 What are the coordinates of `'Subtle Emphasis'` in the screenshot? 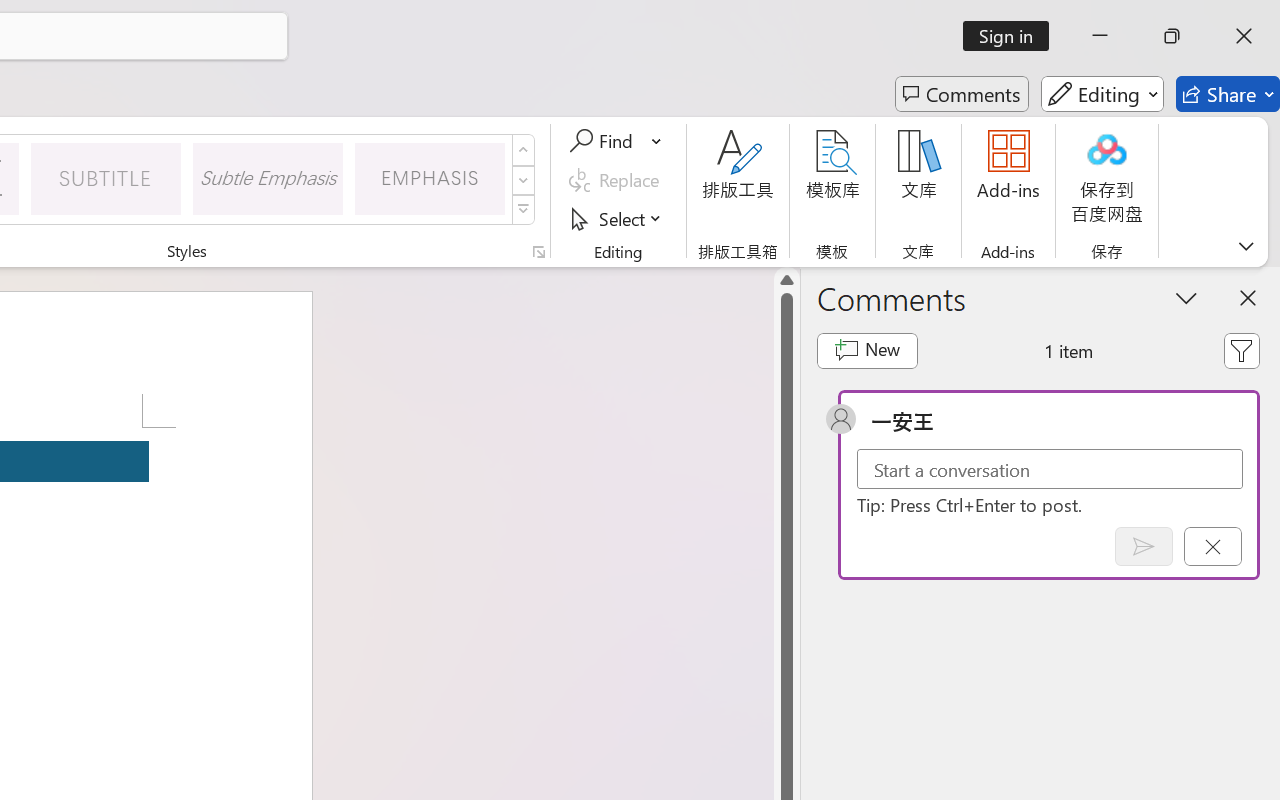 It's located at (267, 177).